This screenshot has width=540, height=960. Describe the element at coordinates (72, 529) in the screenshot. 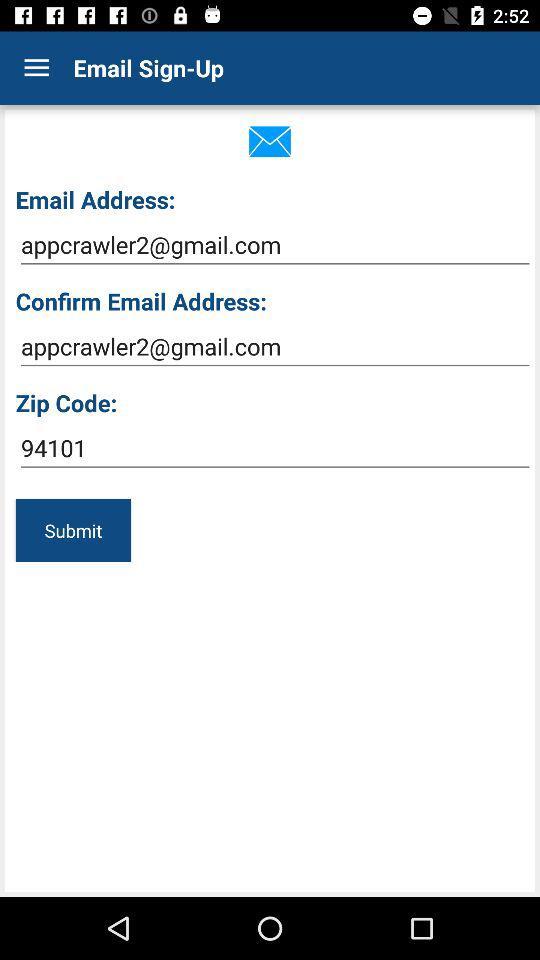

I see `the icon below the 94101` at that location.